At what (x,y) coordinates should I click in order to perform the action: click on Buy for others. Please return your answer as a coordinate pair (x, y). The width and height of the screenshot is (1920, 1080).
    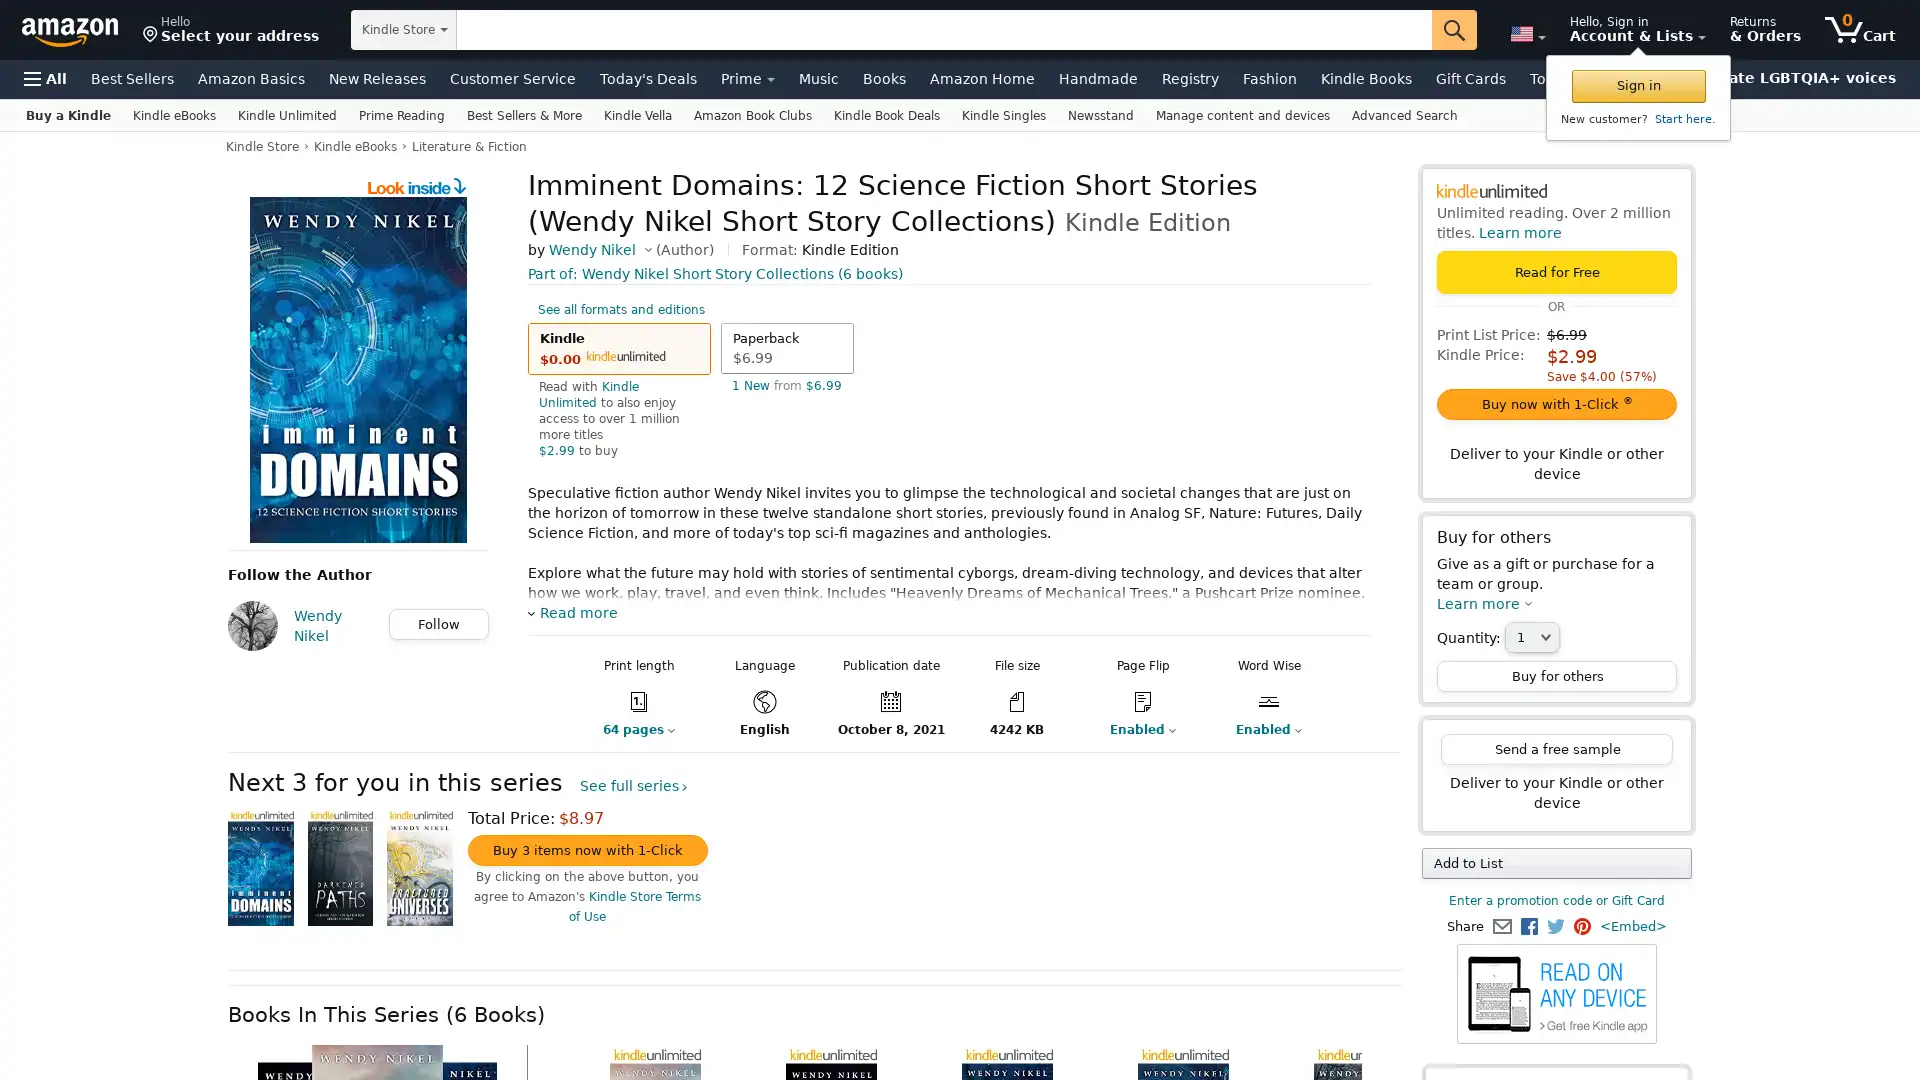
    Looking at the image, I should click on (1555, 675).